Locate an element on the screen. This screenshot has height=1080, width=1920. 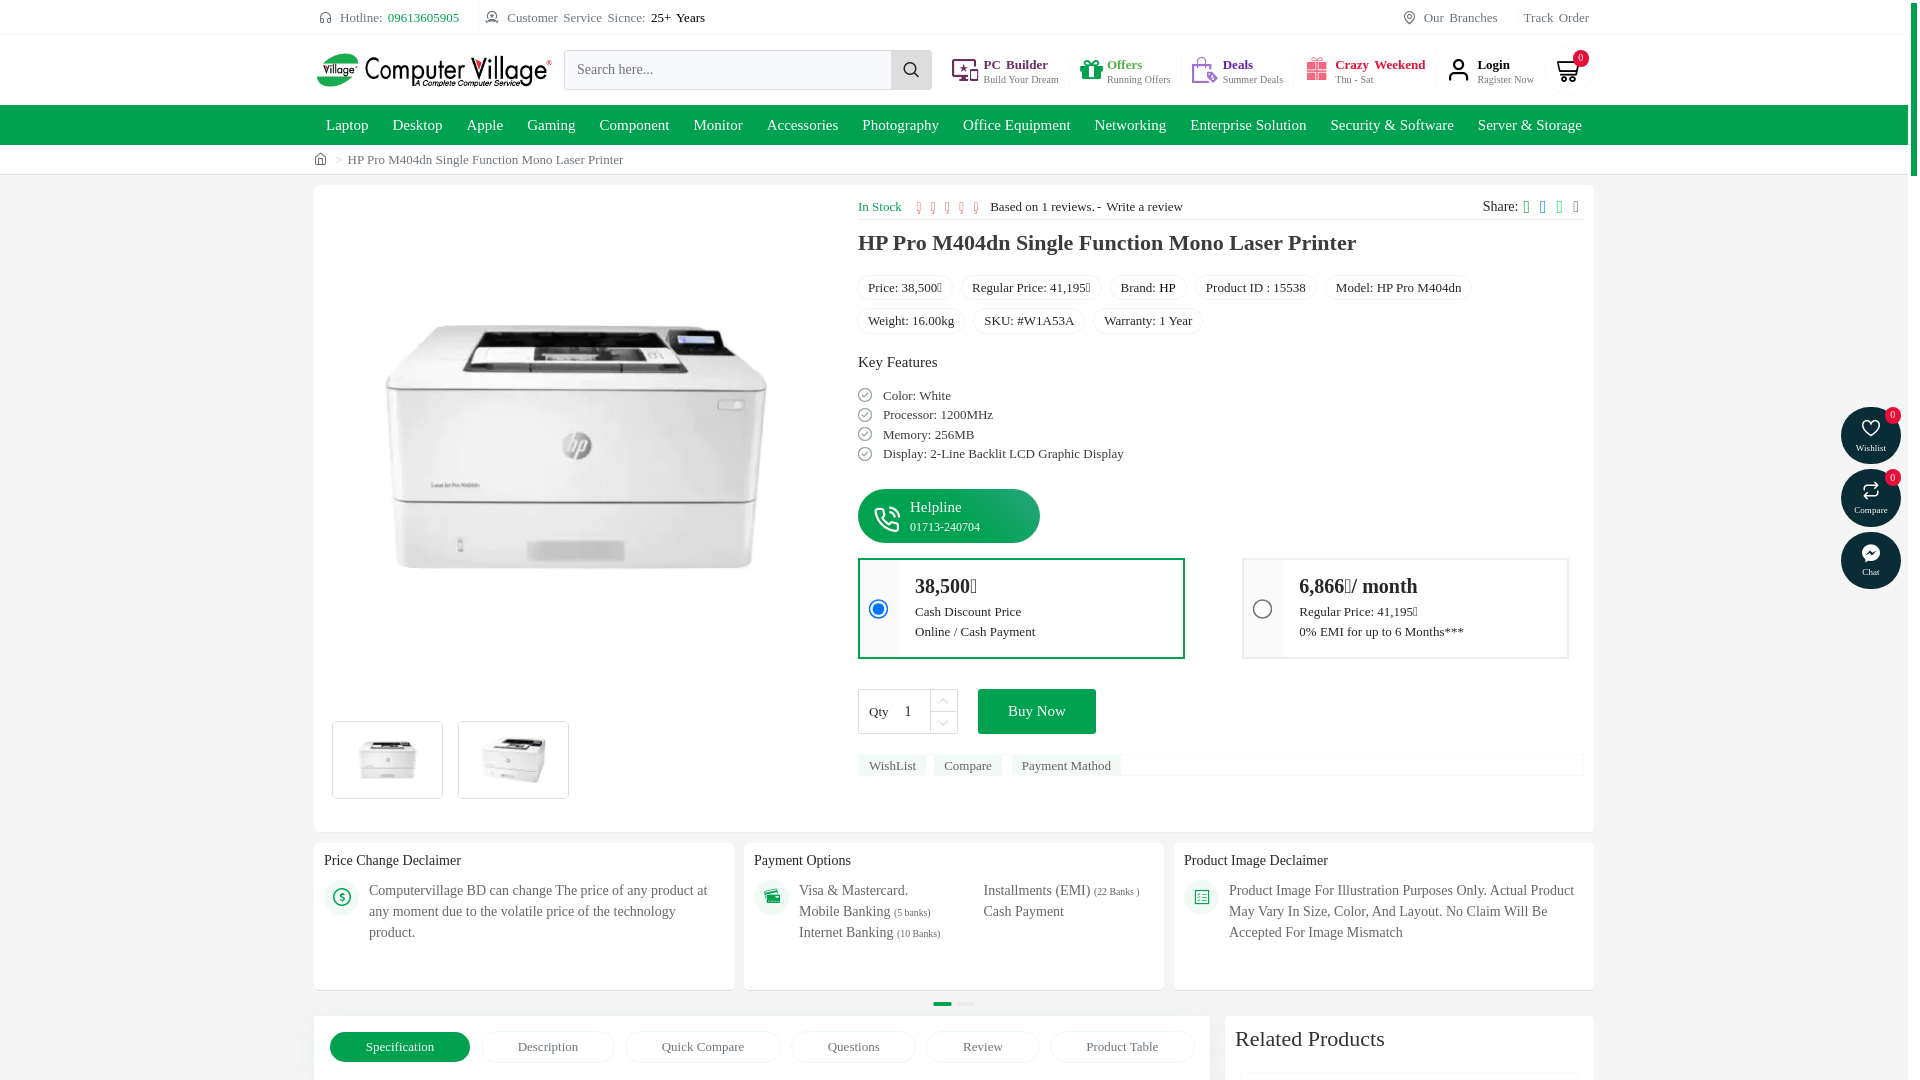
'Apple' is located at coordinates (484, 124).